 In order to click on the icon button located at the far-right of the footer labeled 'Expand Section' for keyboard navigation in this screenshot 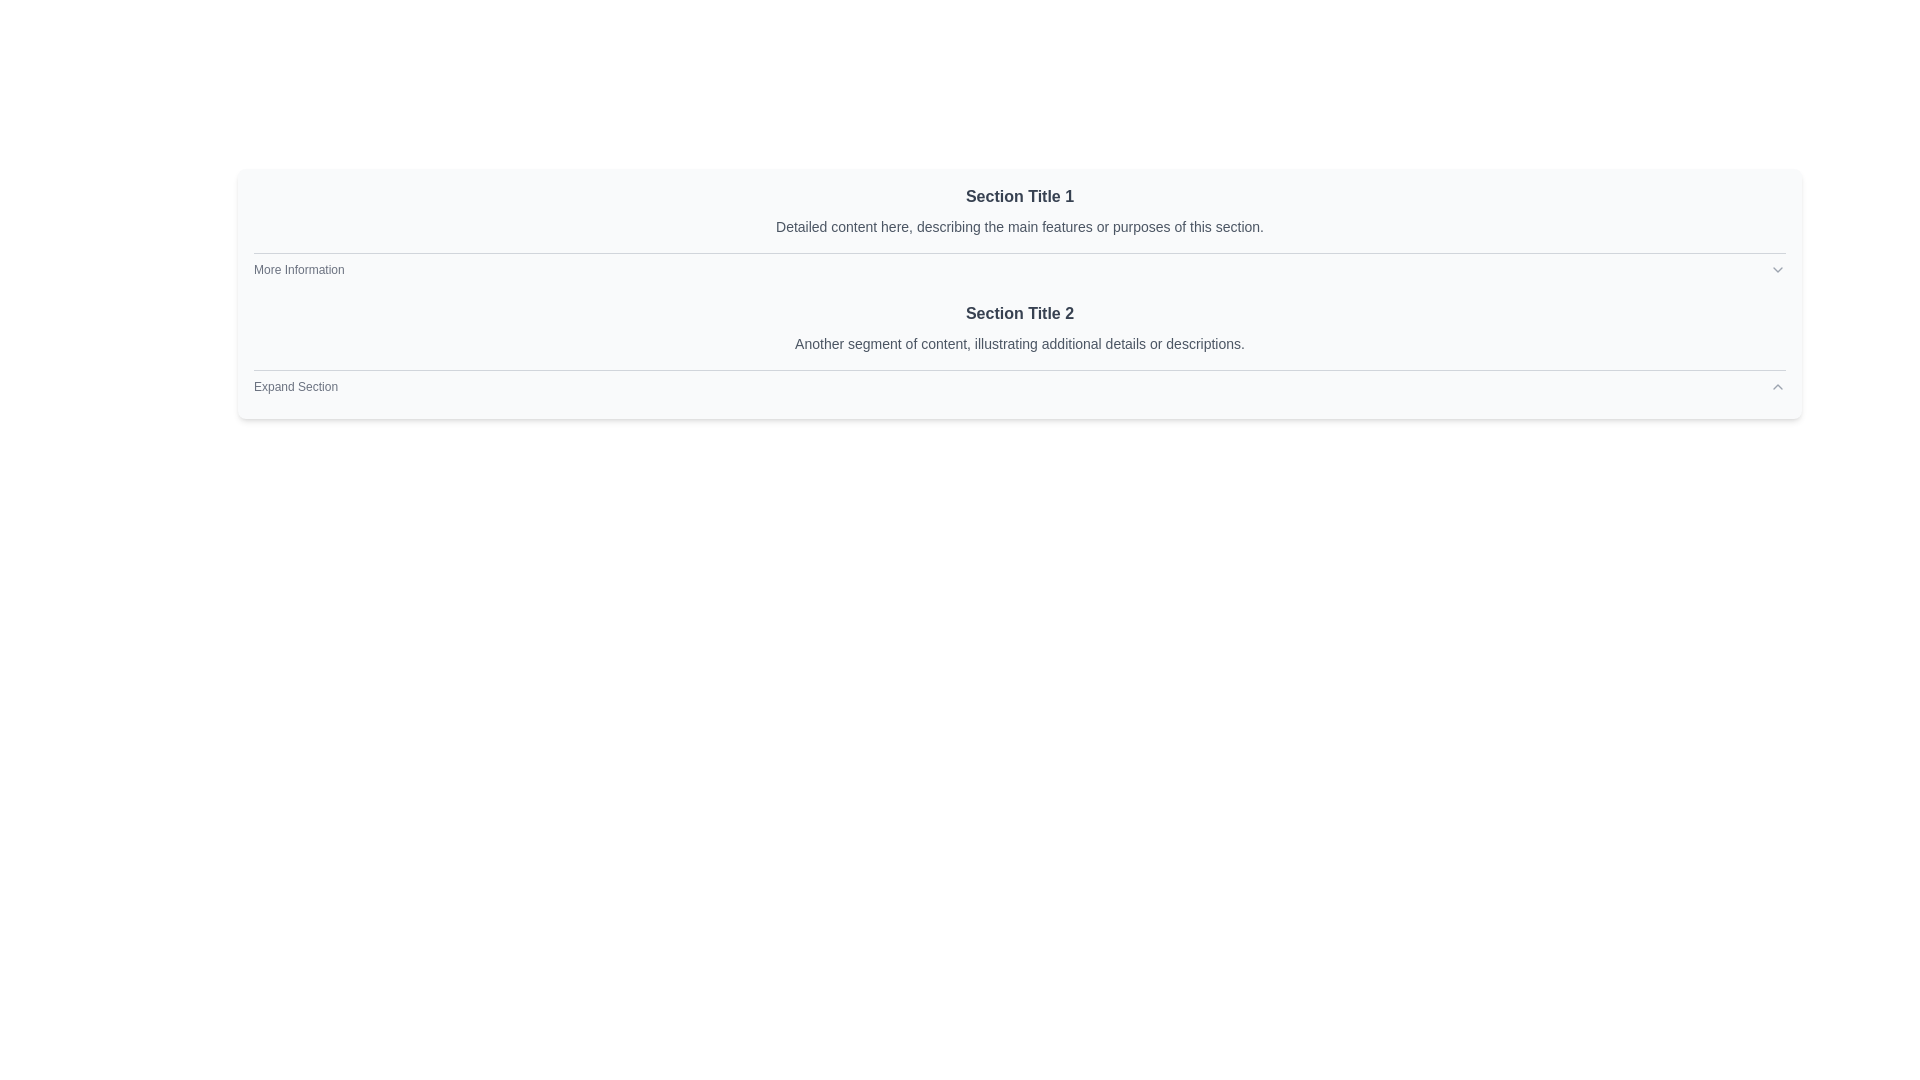, I will do `click(1777, 386)`.